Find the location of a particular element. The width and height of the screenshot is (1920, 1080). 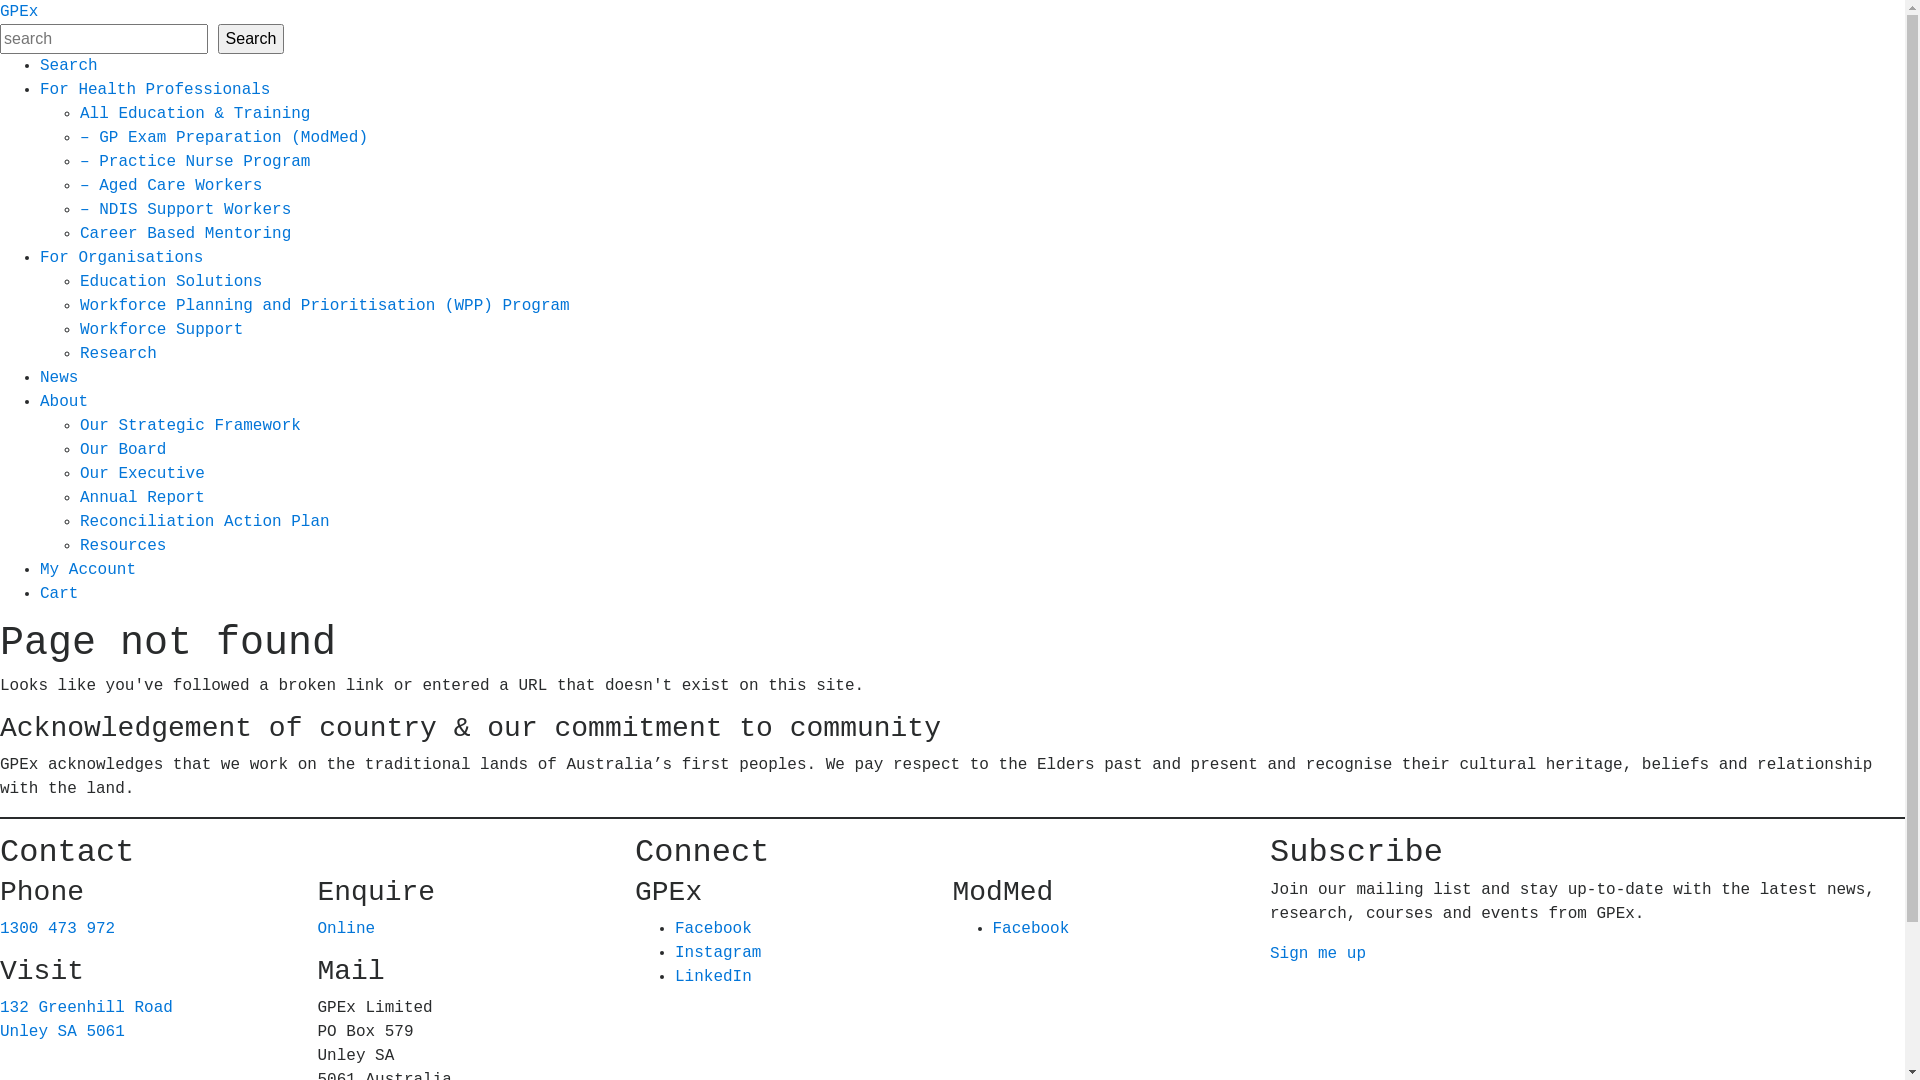

'Our Executive' is located at coordinates (141, 474).